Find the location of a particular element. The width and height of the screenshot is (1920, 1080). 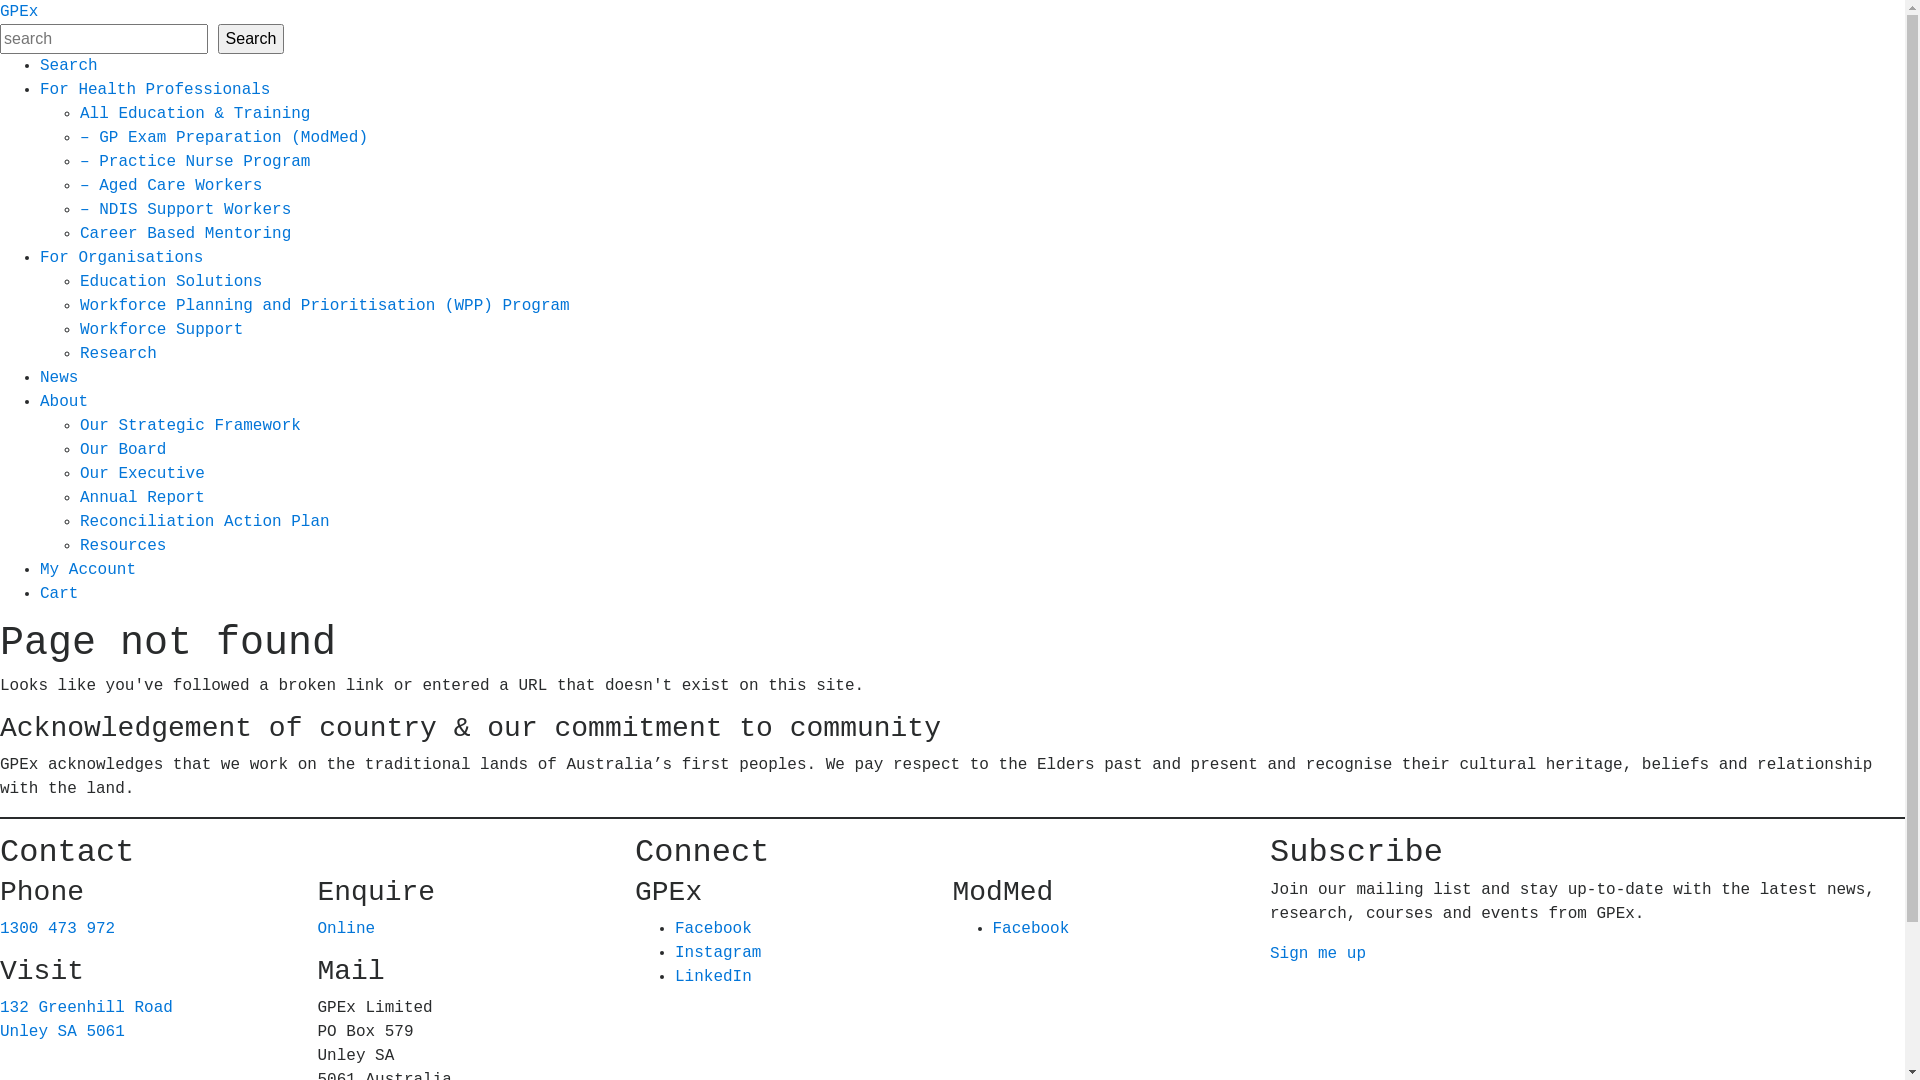

'Our Executive' is located at coordinates (141, 474).